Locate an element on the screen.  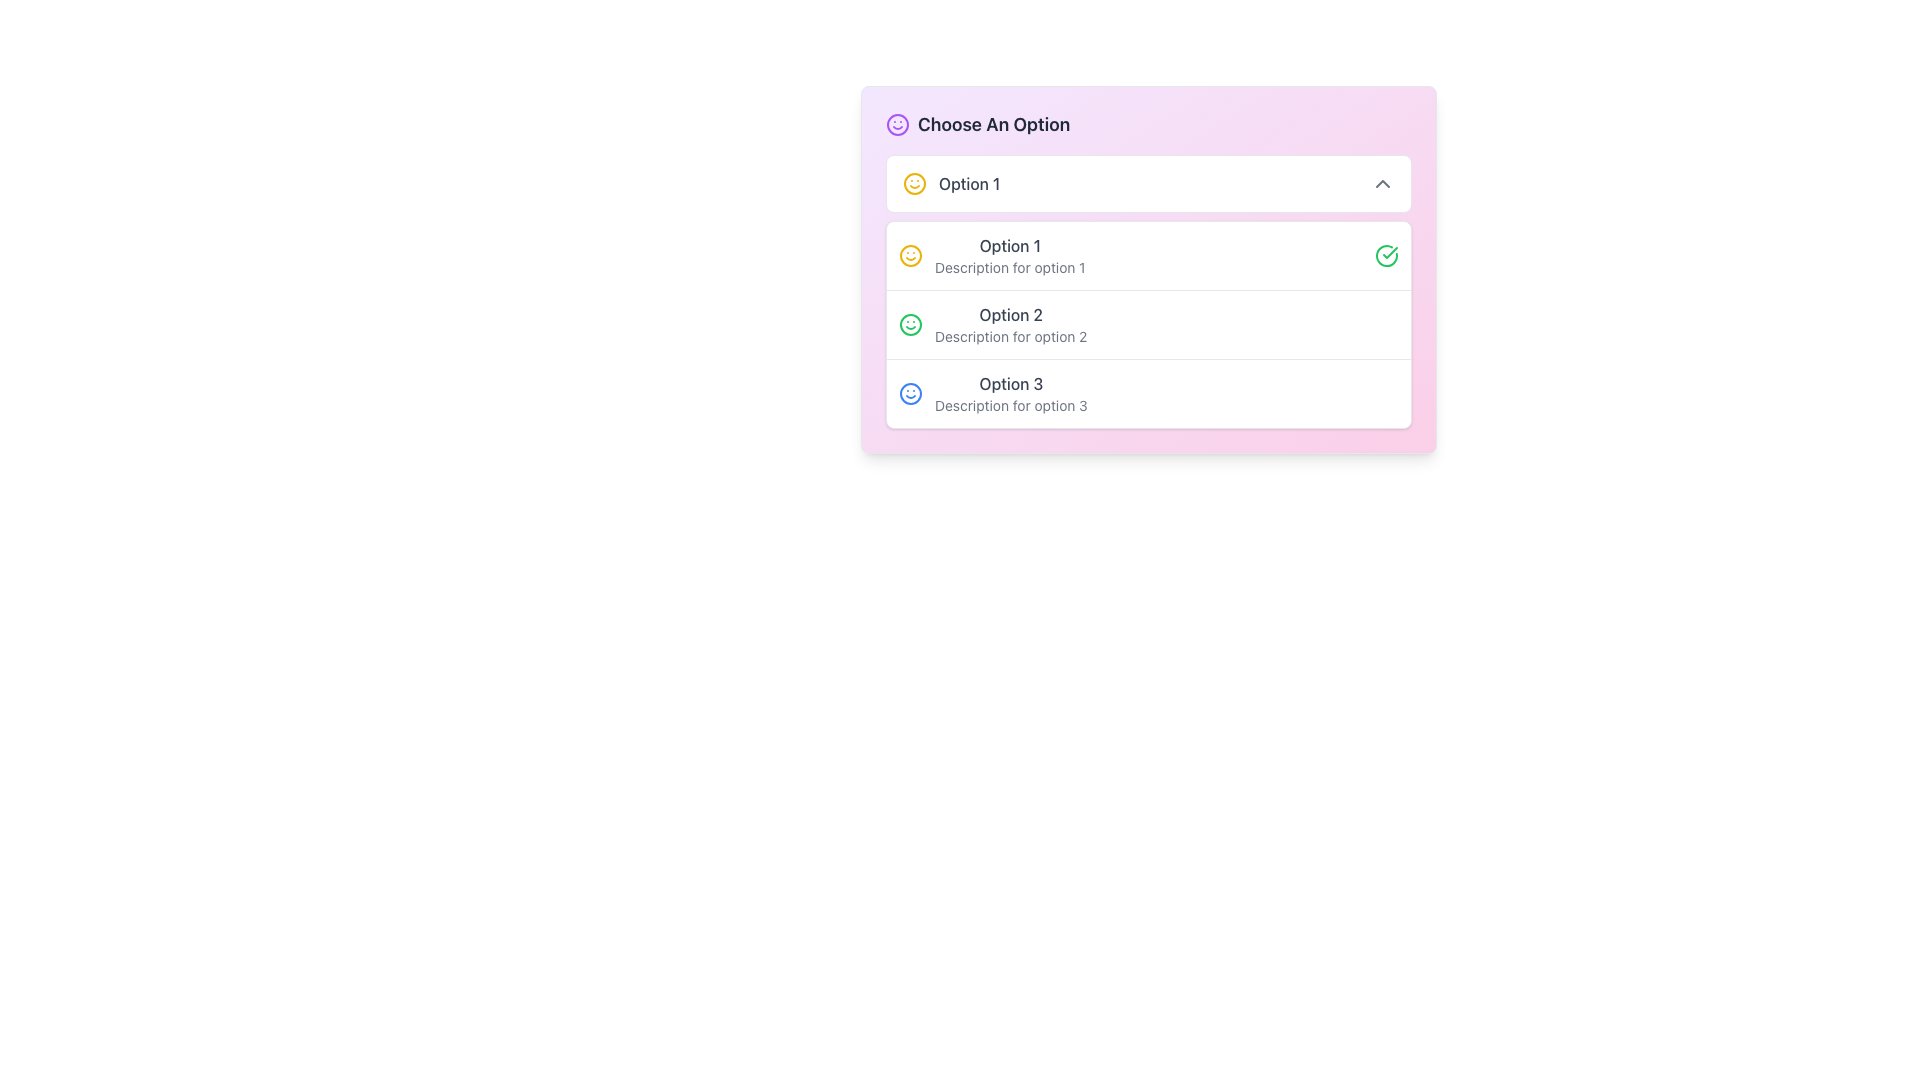
the circular icon with a green checkmark located at the far right end of the row labeled 'Option 1' is located at coordinates (1386, 254).